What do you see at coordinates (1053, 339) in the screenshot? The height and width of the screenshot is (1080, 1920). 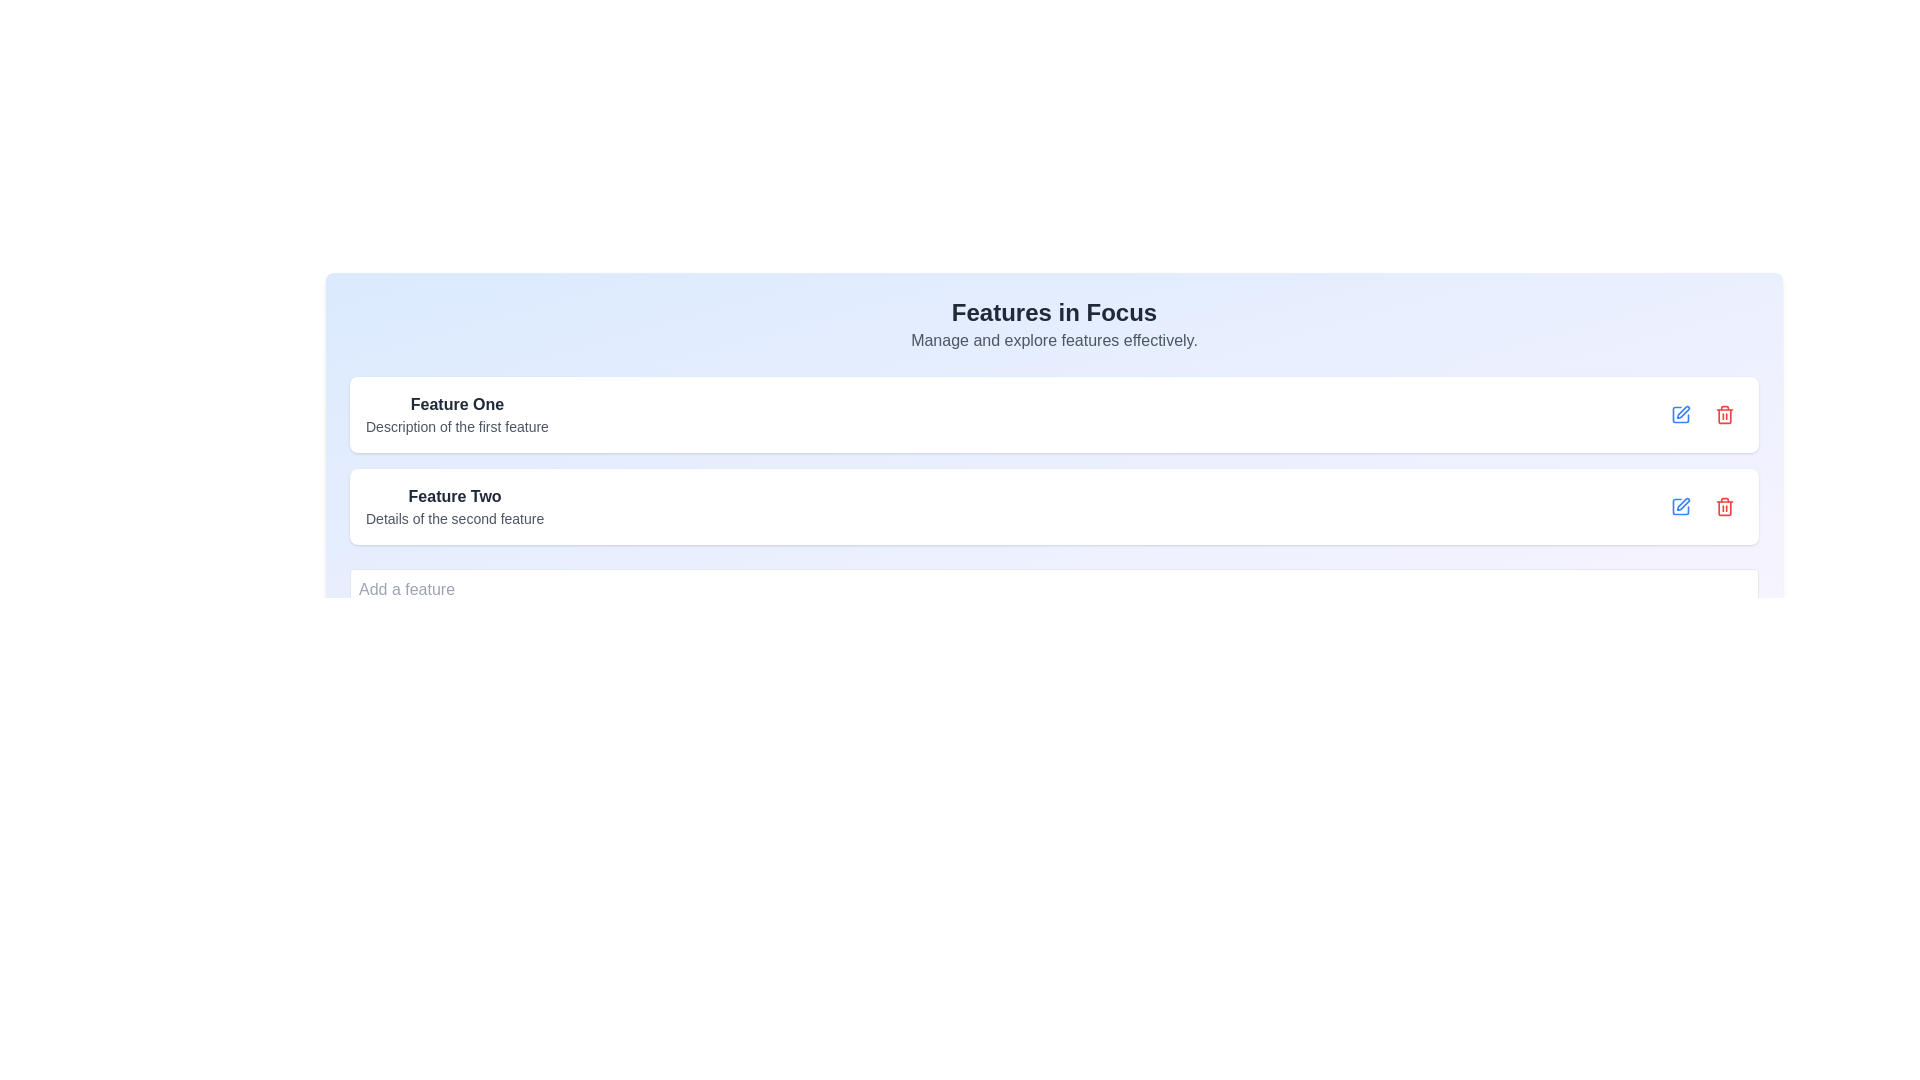 I see `the interactive text line styled in light gray that reads 'Manage and explore features effectively.', located below the heading 'Features in Focus'` at bounding box center [1053, 339].